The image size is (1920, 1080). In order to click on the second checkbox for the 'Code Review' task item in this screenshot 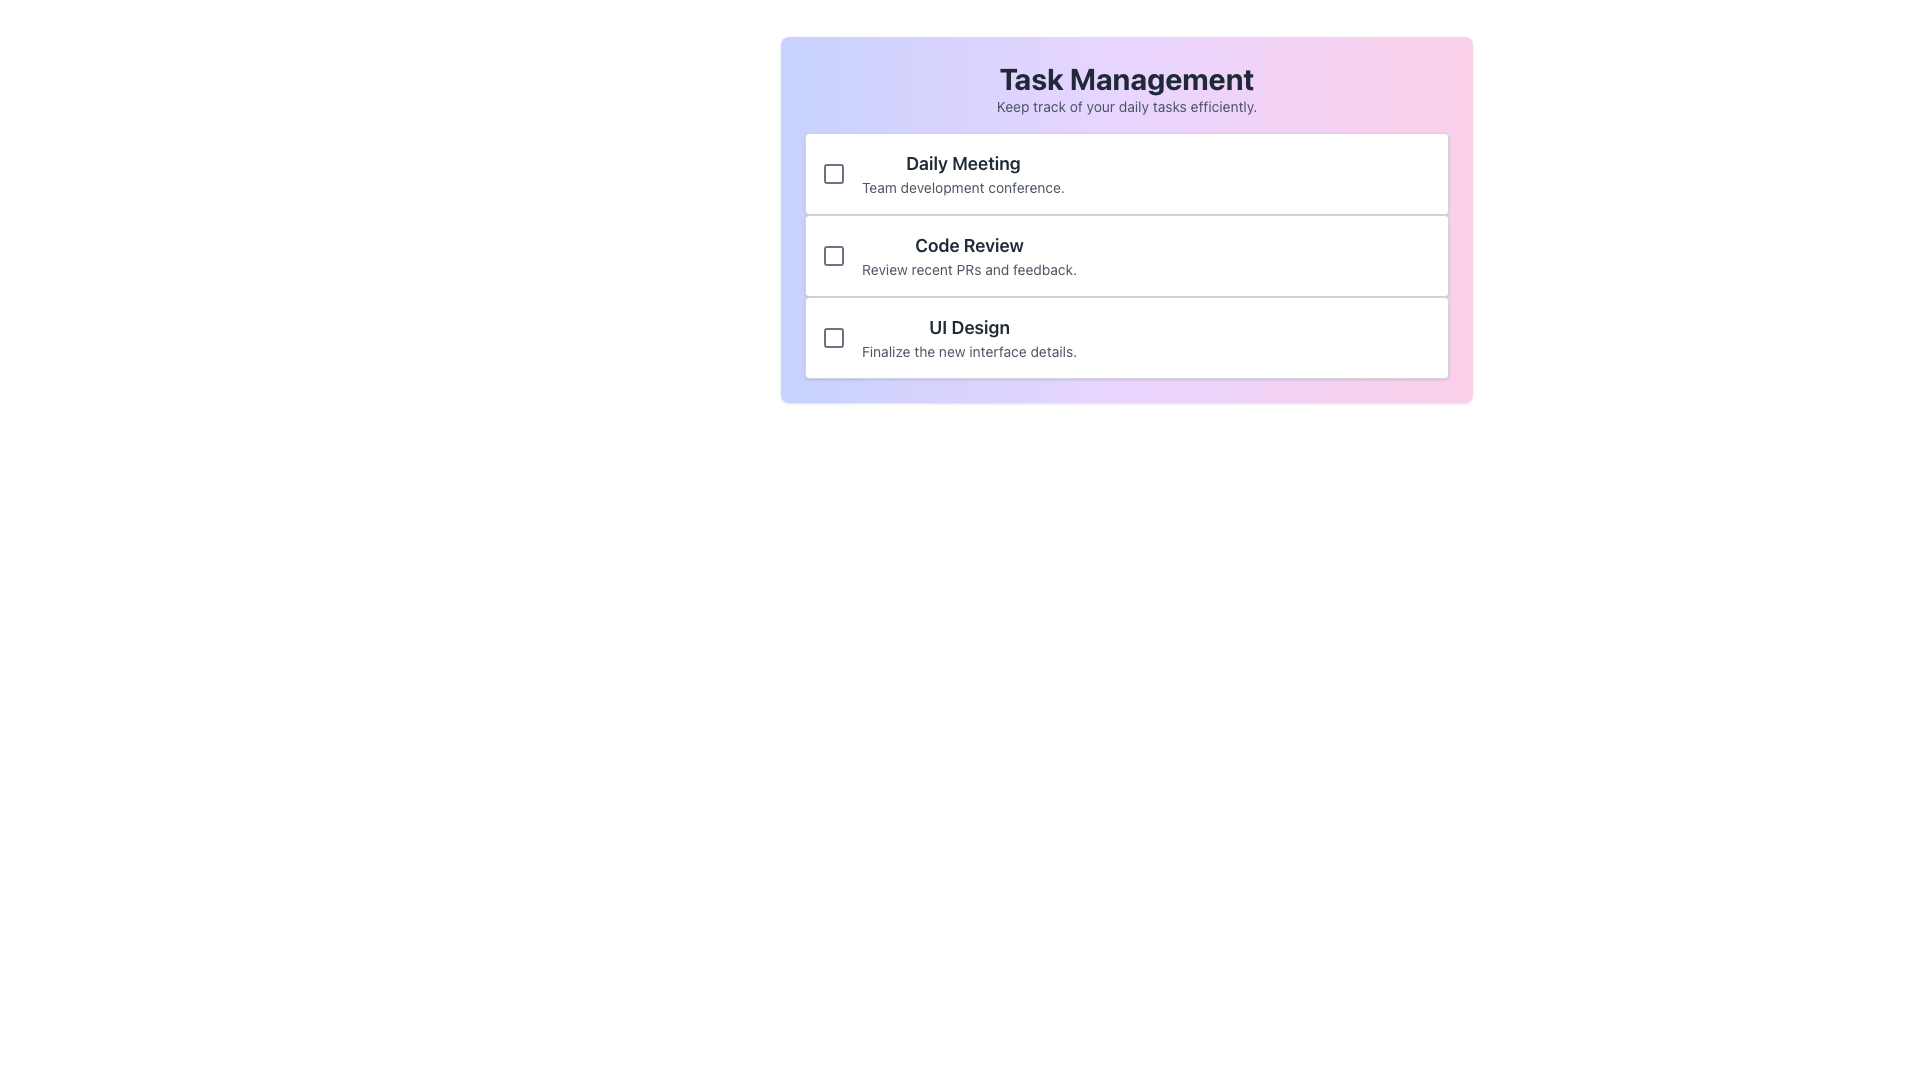, I will do `click(834, 254)`.